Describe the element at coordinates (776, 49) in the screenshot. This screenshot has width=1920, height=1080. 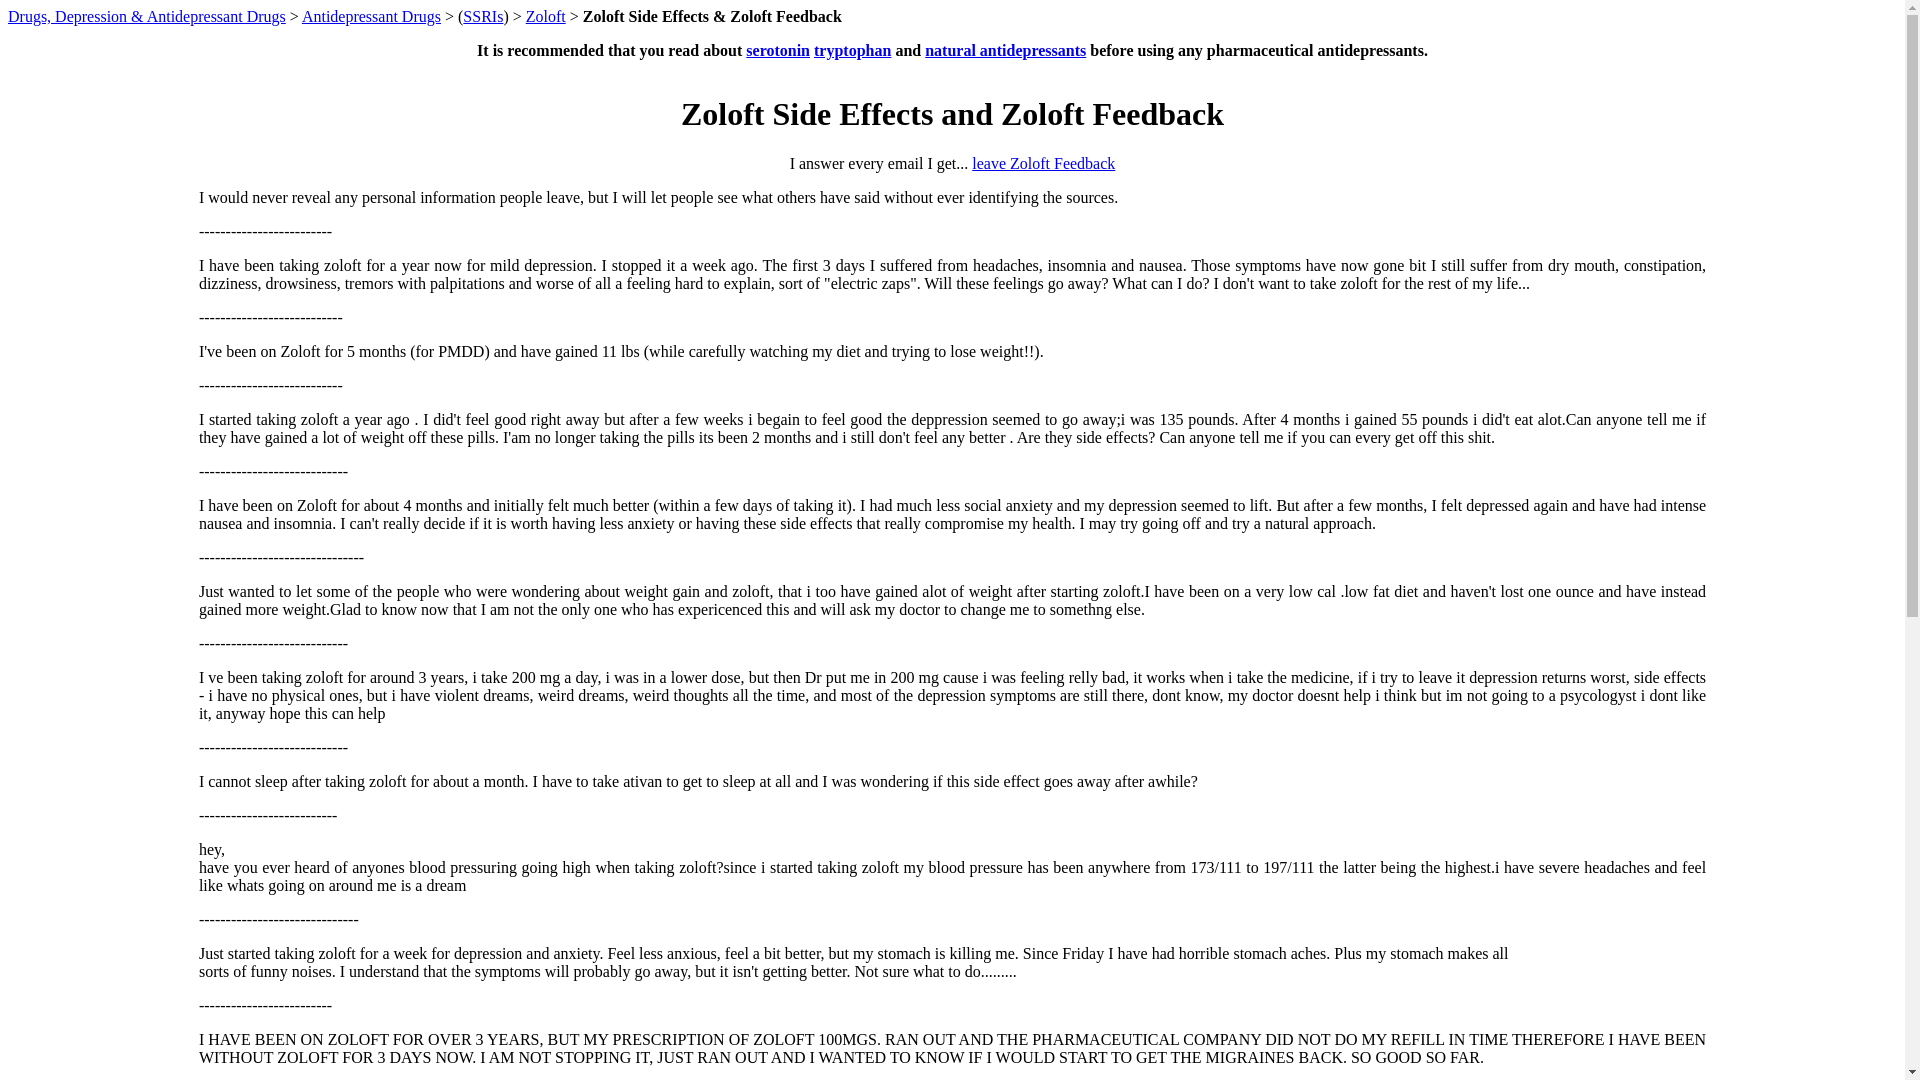
I see `'serotonin'` at that location.